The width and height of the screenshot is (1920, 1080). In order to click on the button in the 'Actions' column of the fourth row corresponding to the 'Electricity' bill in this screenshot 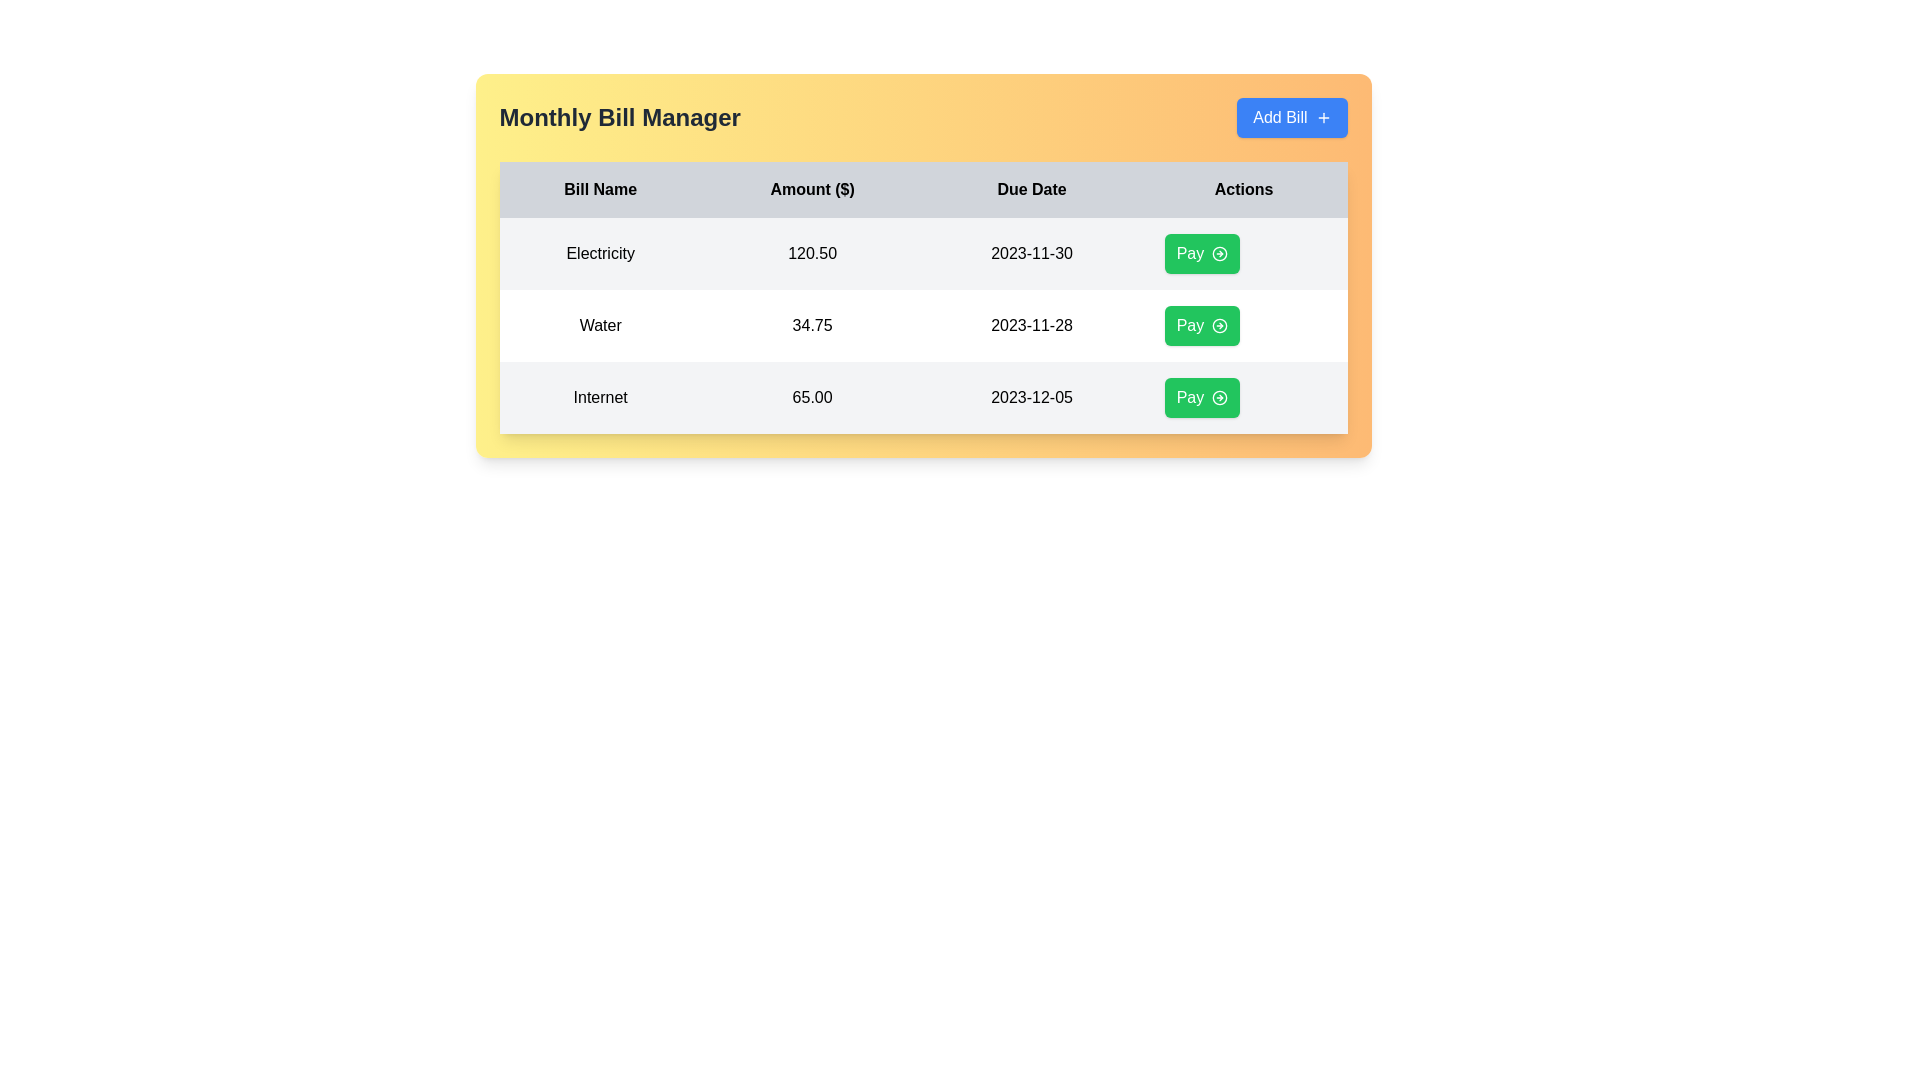, I will do `click(1243, 253)`.